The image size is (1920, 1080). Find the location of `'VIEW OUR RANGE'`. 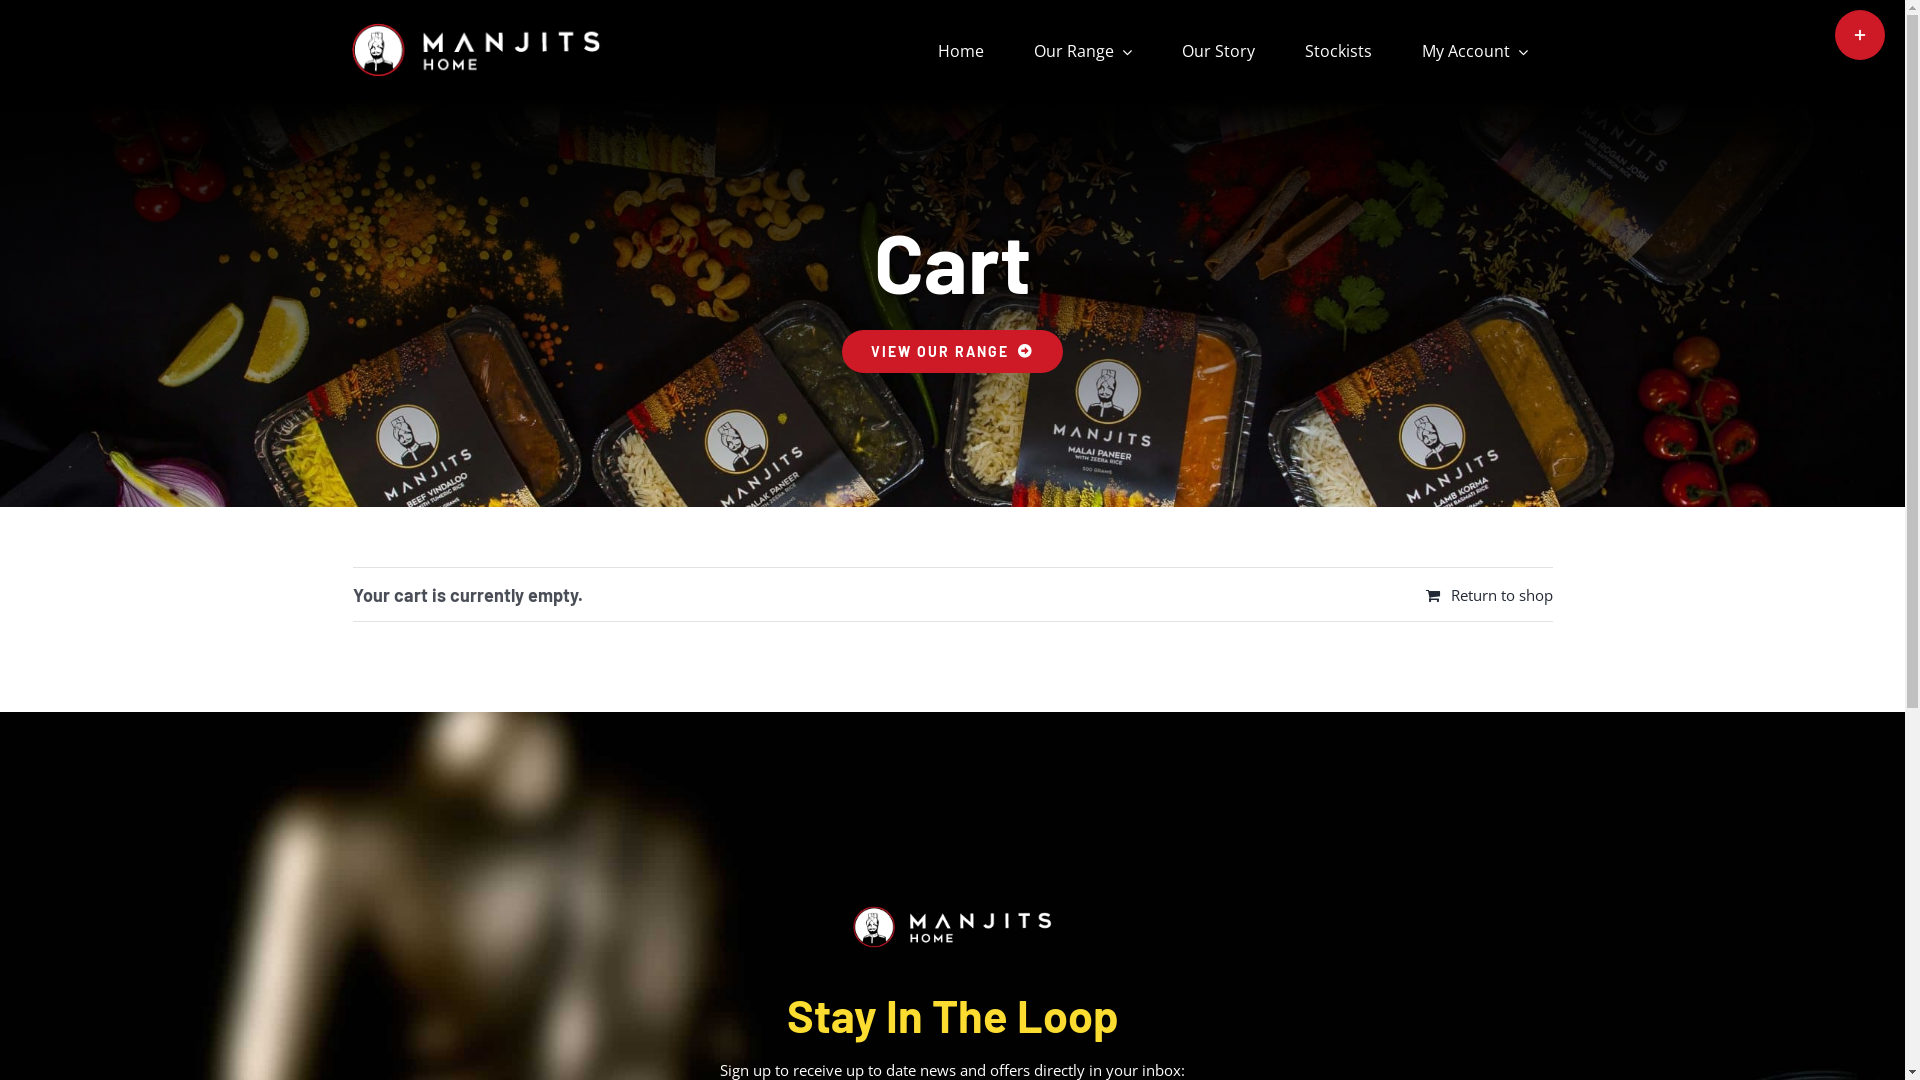

'VIEW OUR RANGE' is located at coordinates (841, 350).